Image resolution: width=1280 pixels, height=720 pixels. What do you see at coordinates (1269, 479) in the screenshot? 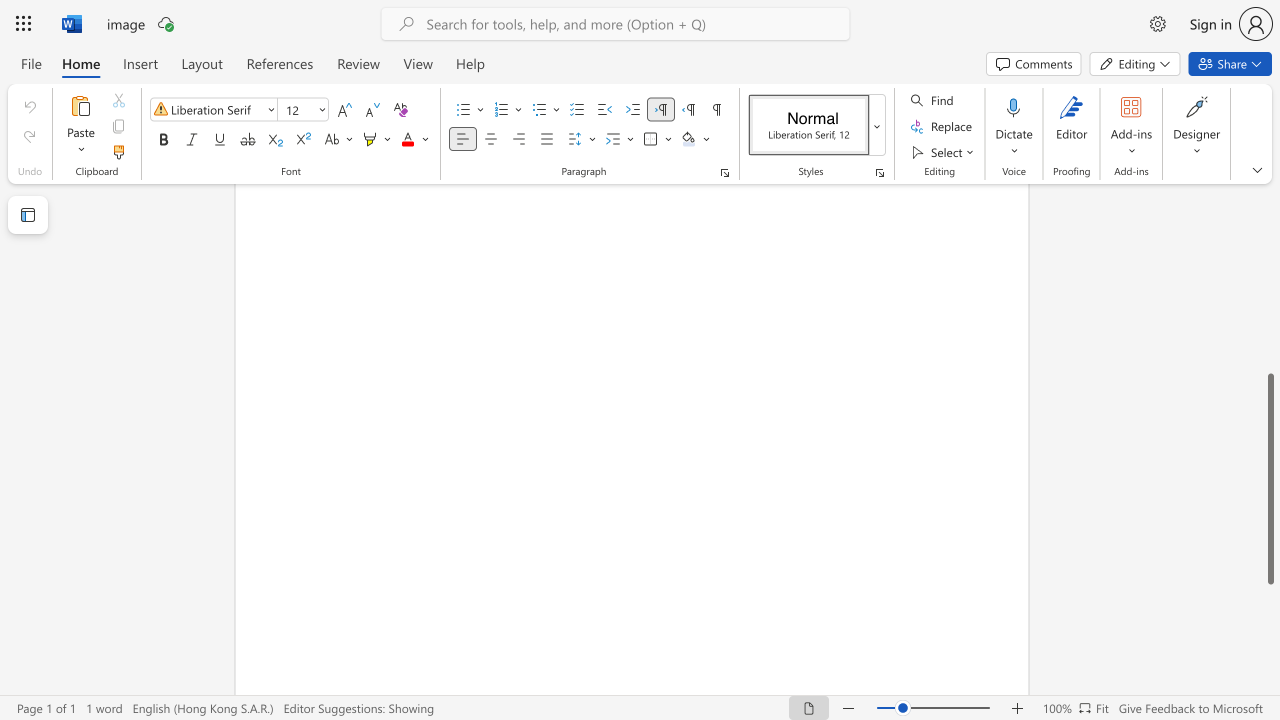
I see `the scrollbar and move down 220 pixels` at bounding box center [1269, 479].